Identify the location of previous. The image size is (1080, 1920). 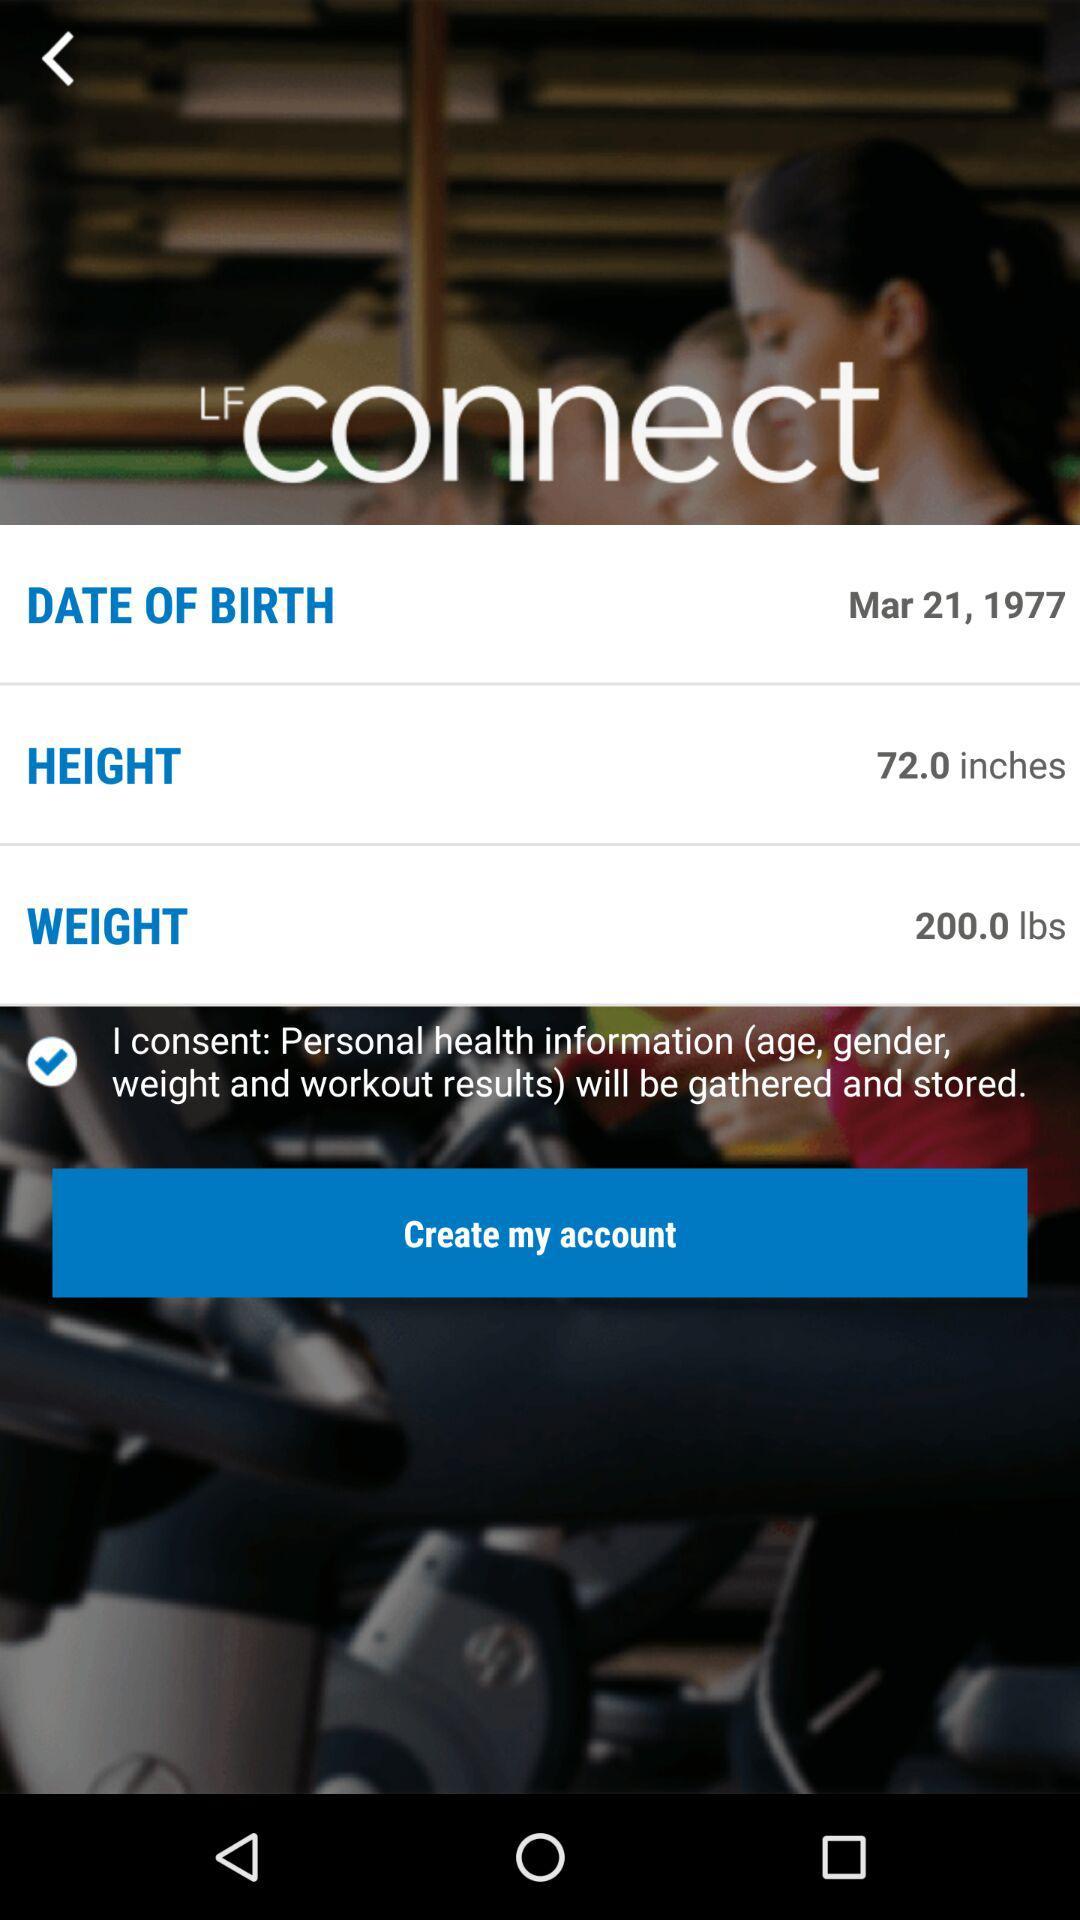
(58, 59).